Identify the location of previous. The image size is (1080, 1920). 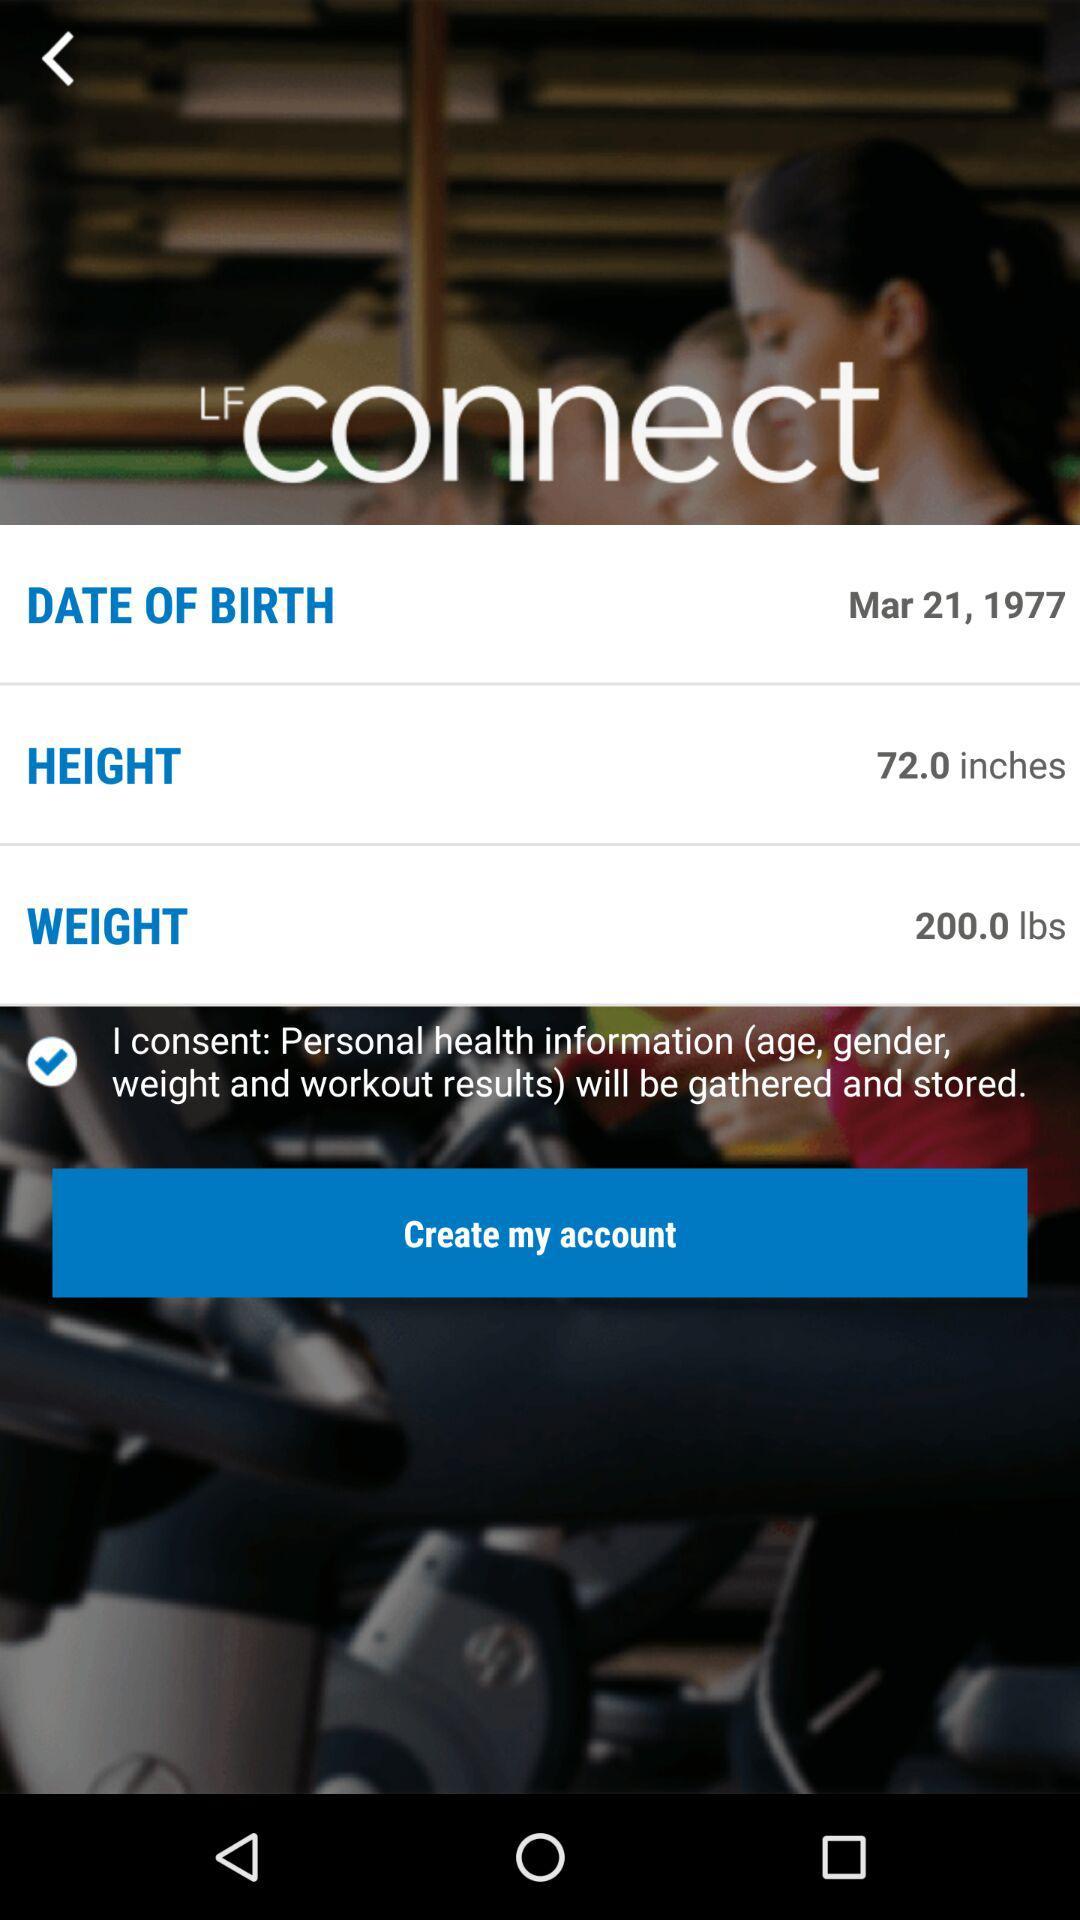
(58, 59).